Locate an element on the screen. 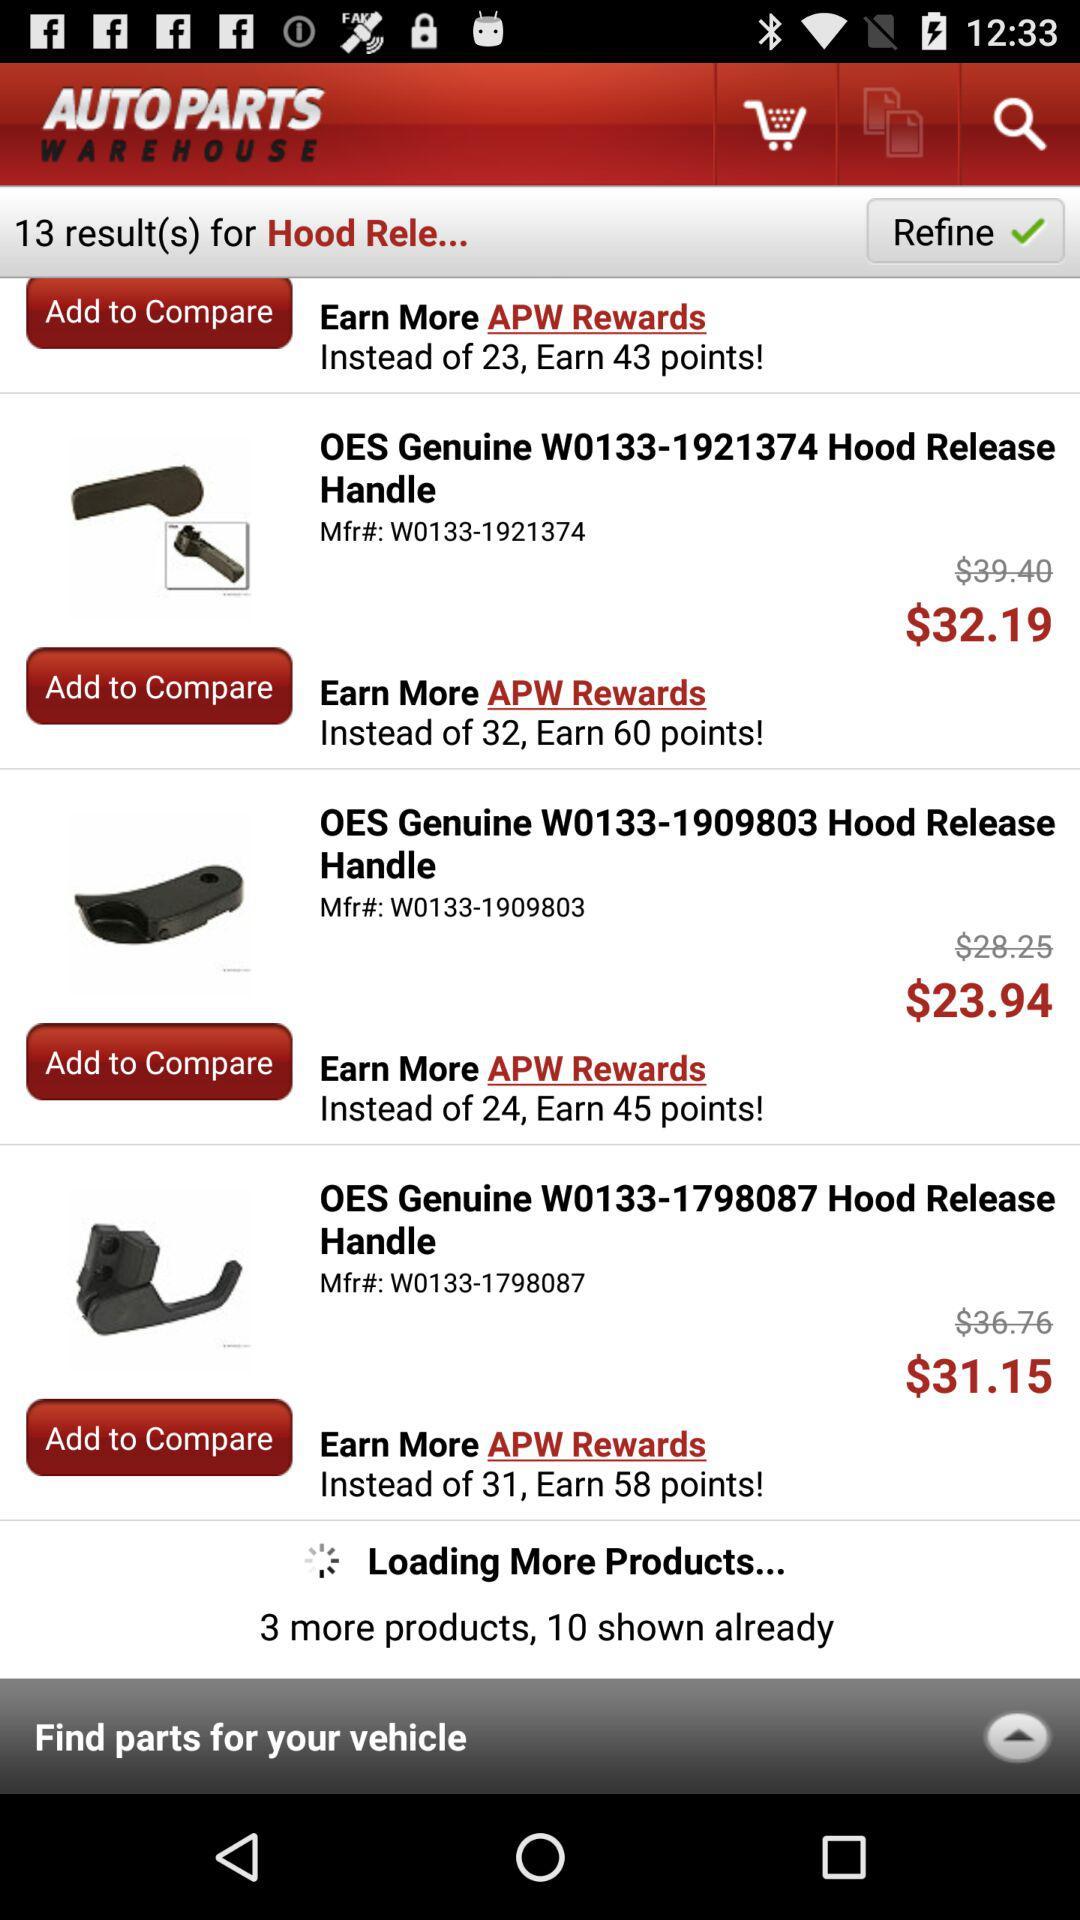 The width and height of the screenshot is (1080, 1920). the search icon is located at coordinates (1018, 131).